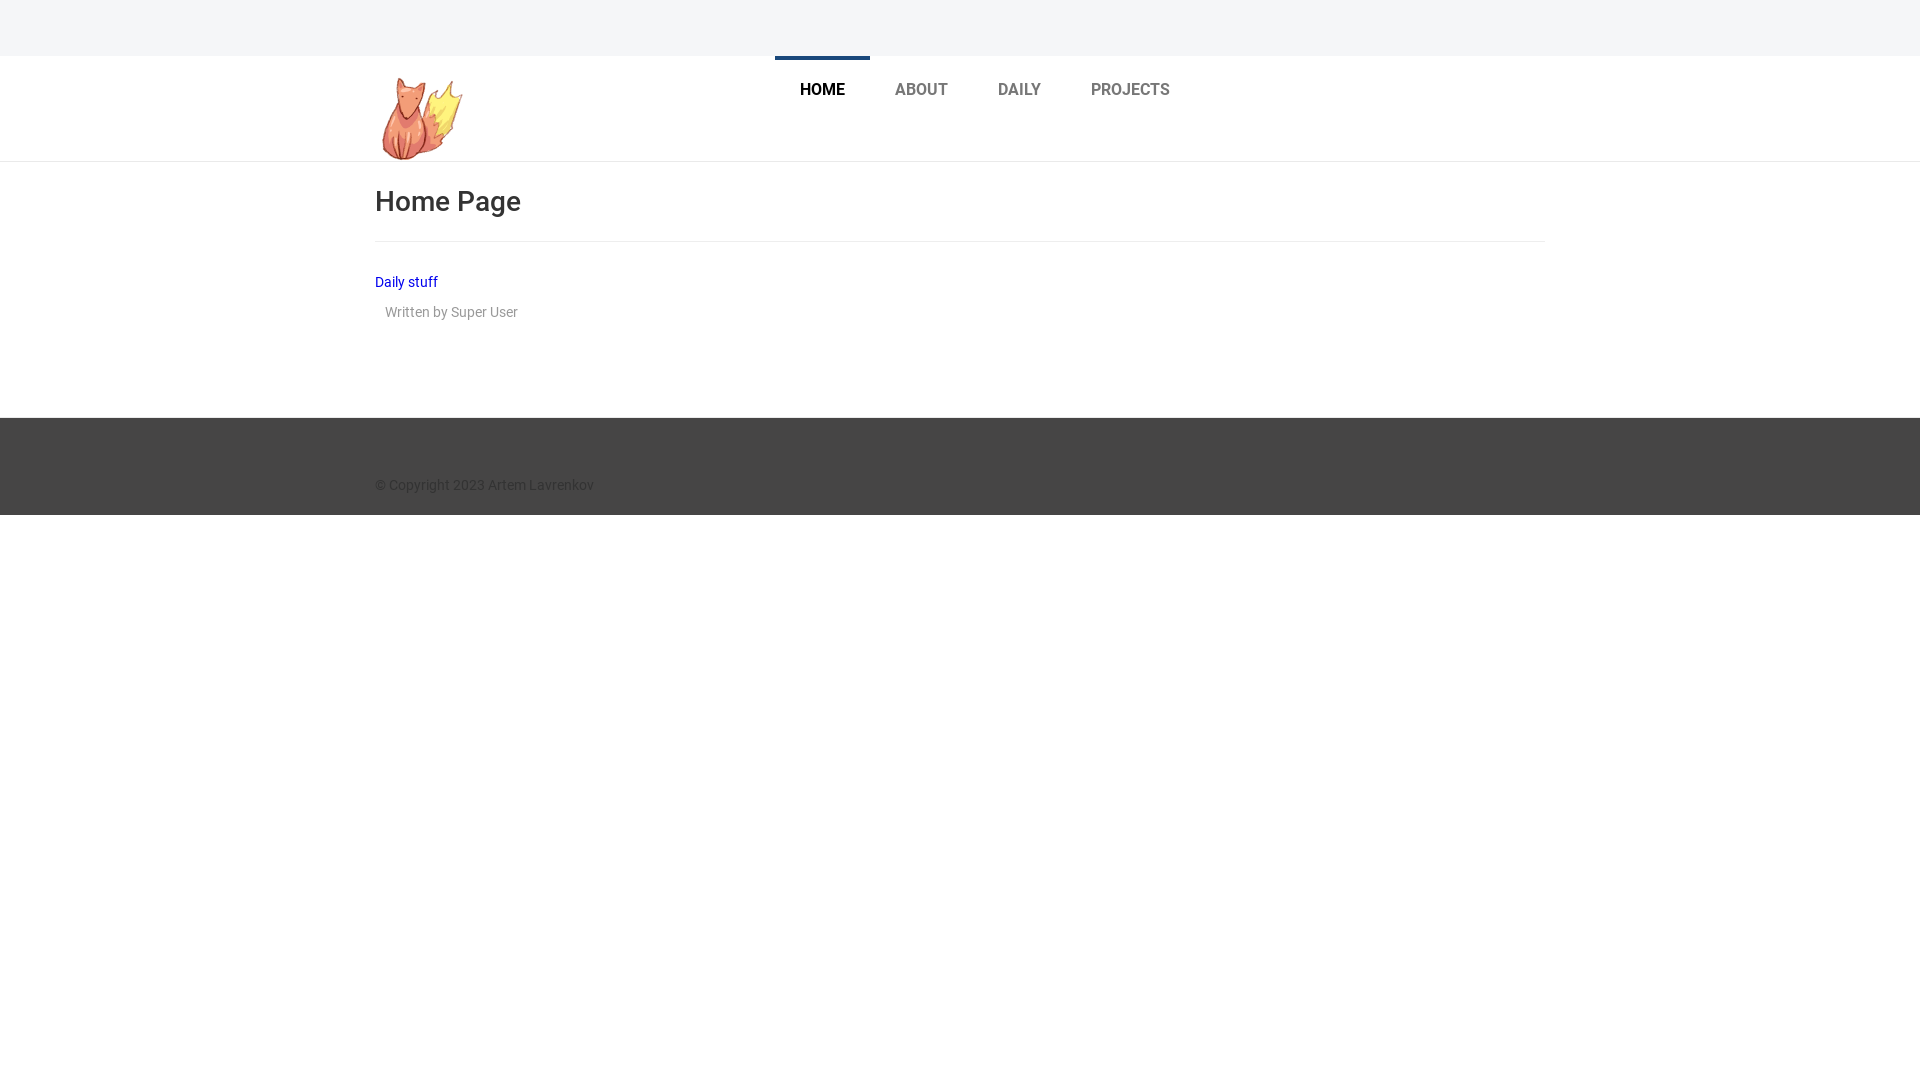  I want to click on 'PROJECTS', so click(1130, 87).